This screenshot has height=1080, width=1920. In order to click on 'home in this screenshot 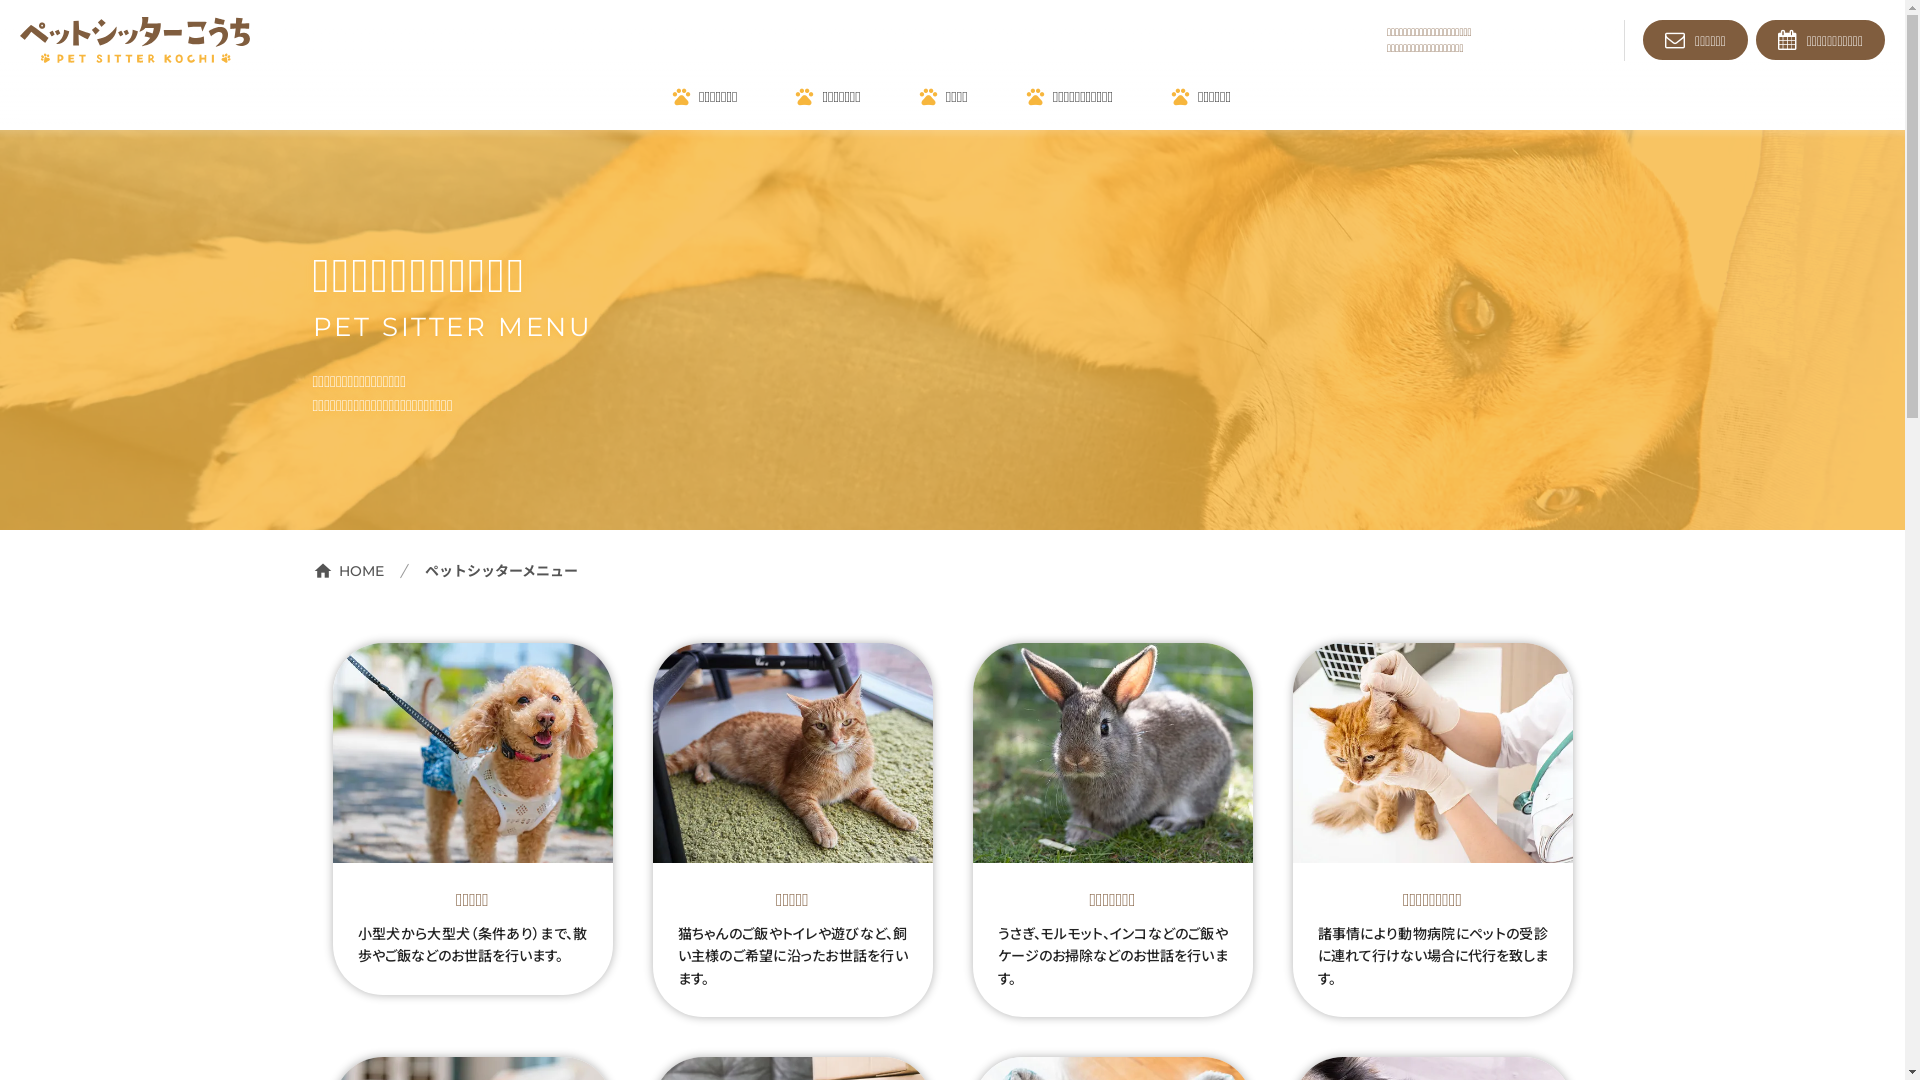, I will do `click(347, 570)`.